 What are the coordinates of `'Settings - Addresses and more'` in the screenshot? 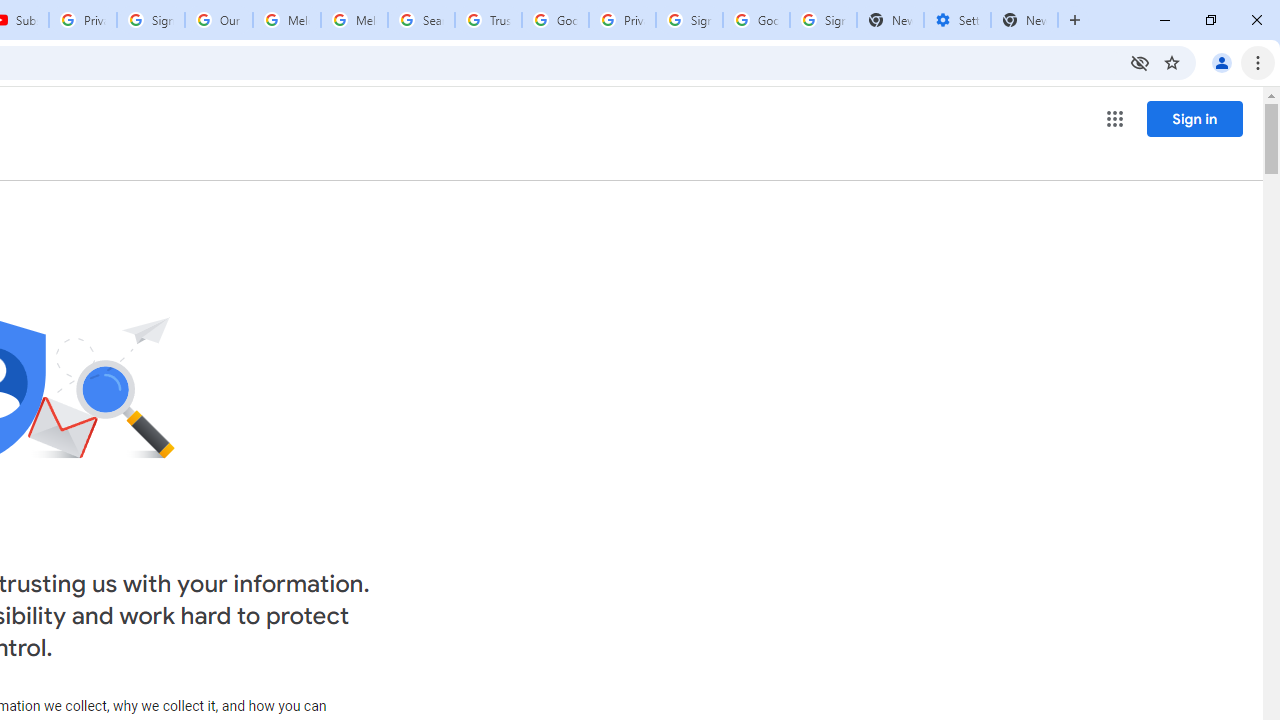 It's located at (956, 20).